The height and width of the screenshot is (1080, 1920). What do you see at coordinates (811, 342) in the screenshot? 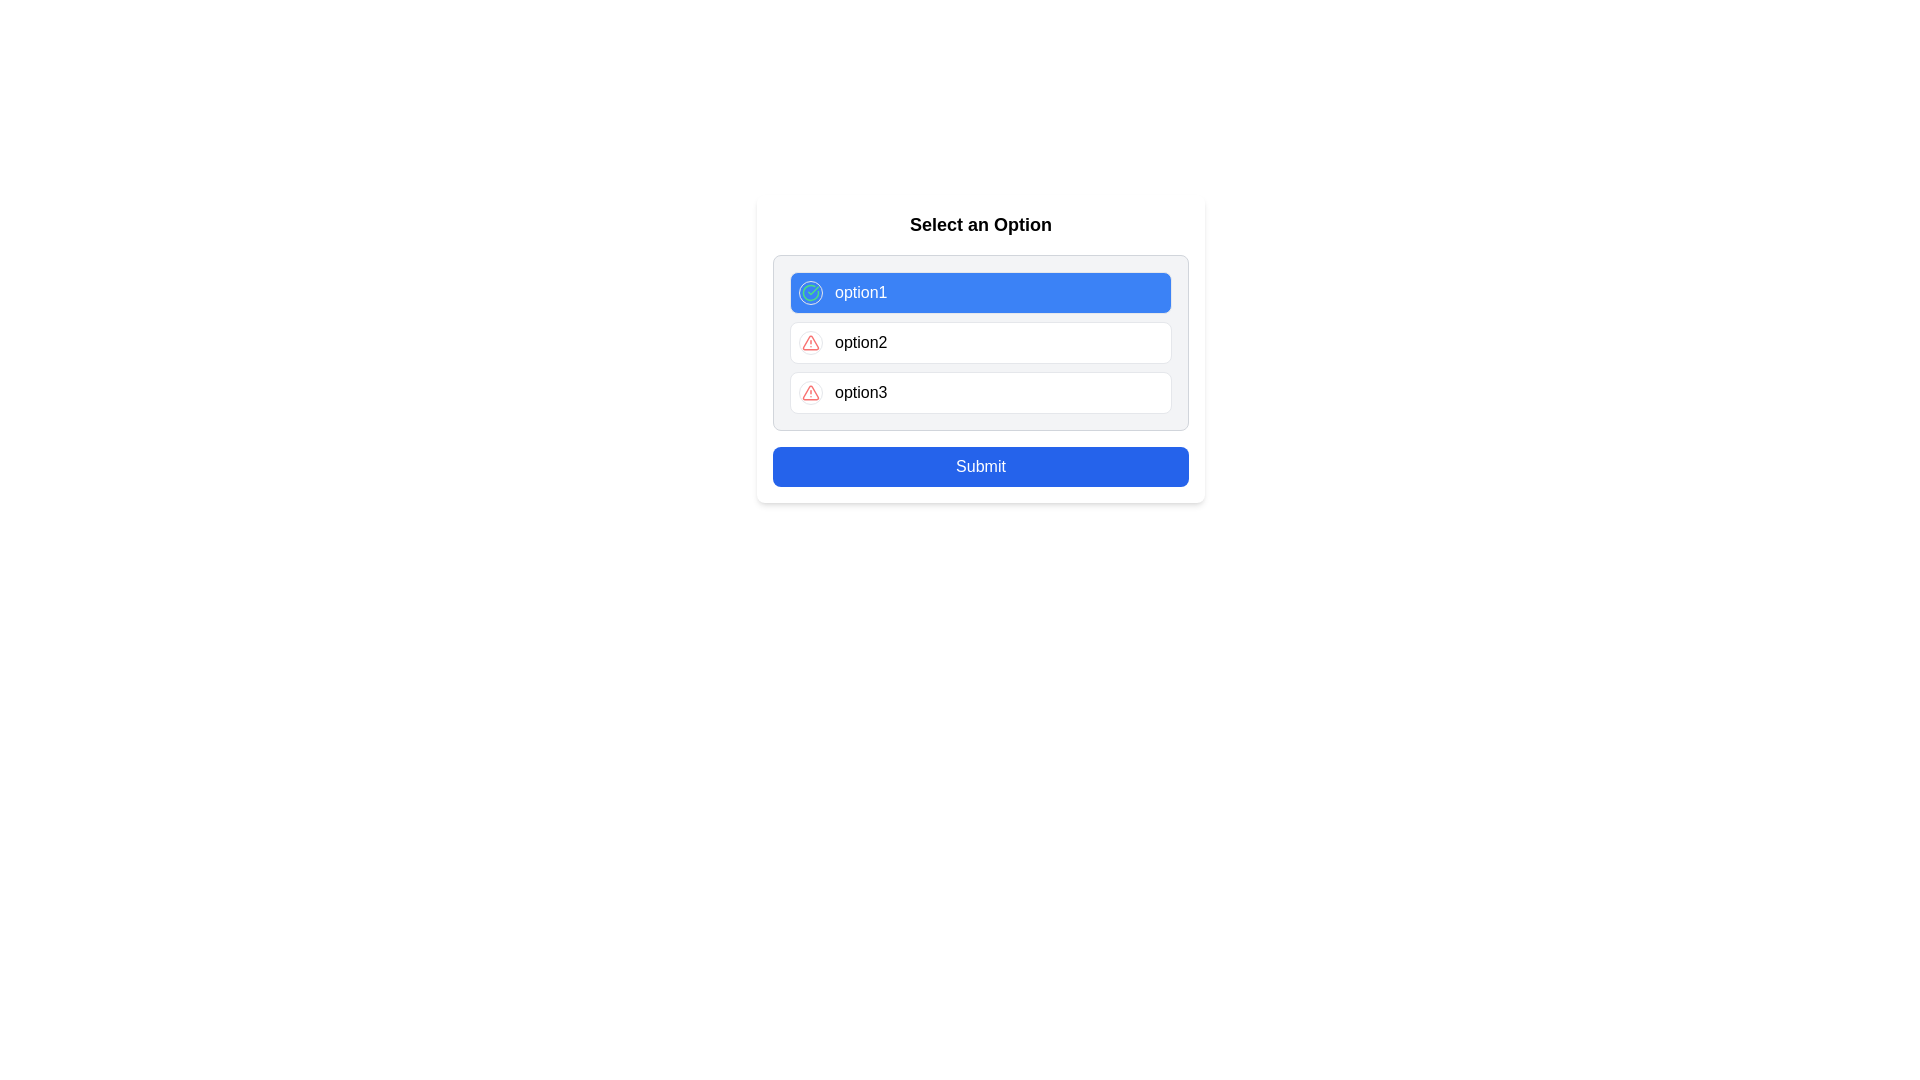
I see `the triangular warning icon with a red border located next to the label 'option3'` at bounding box center [811, 342].